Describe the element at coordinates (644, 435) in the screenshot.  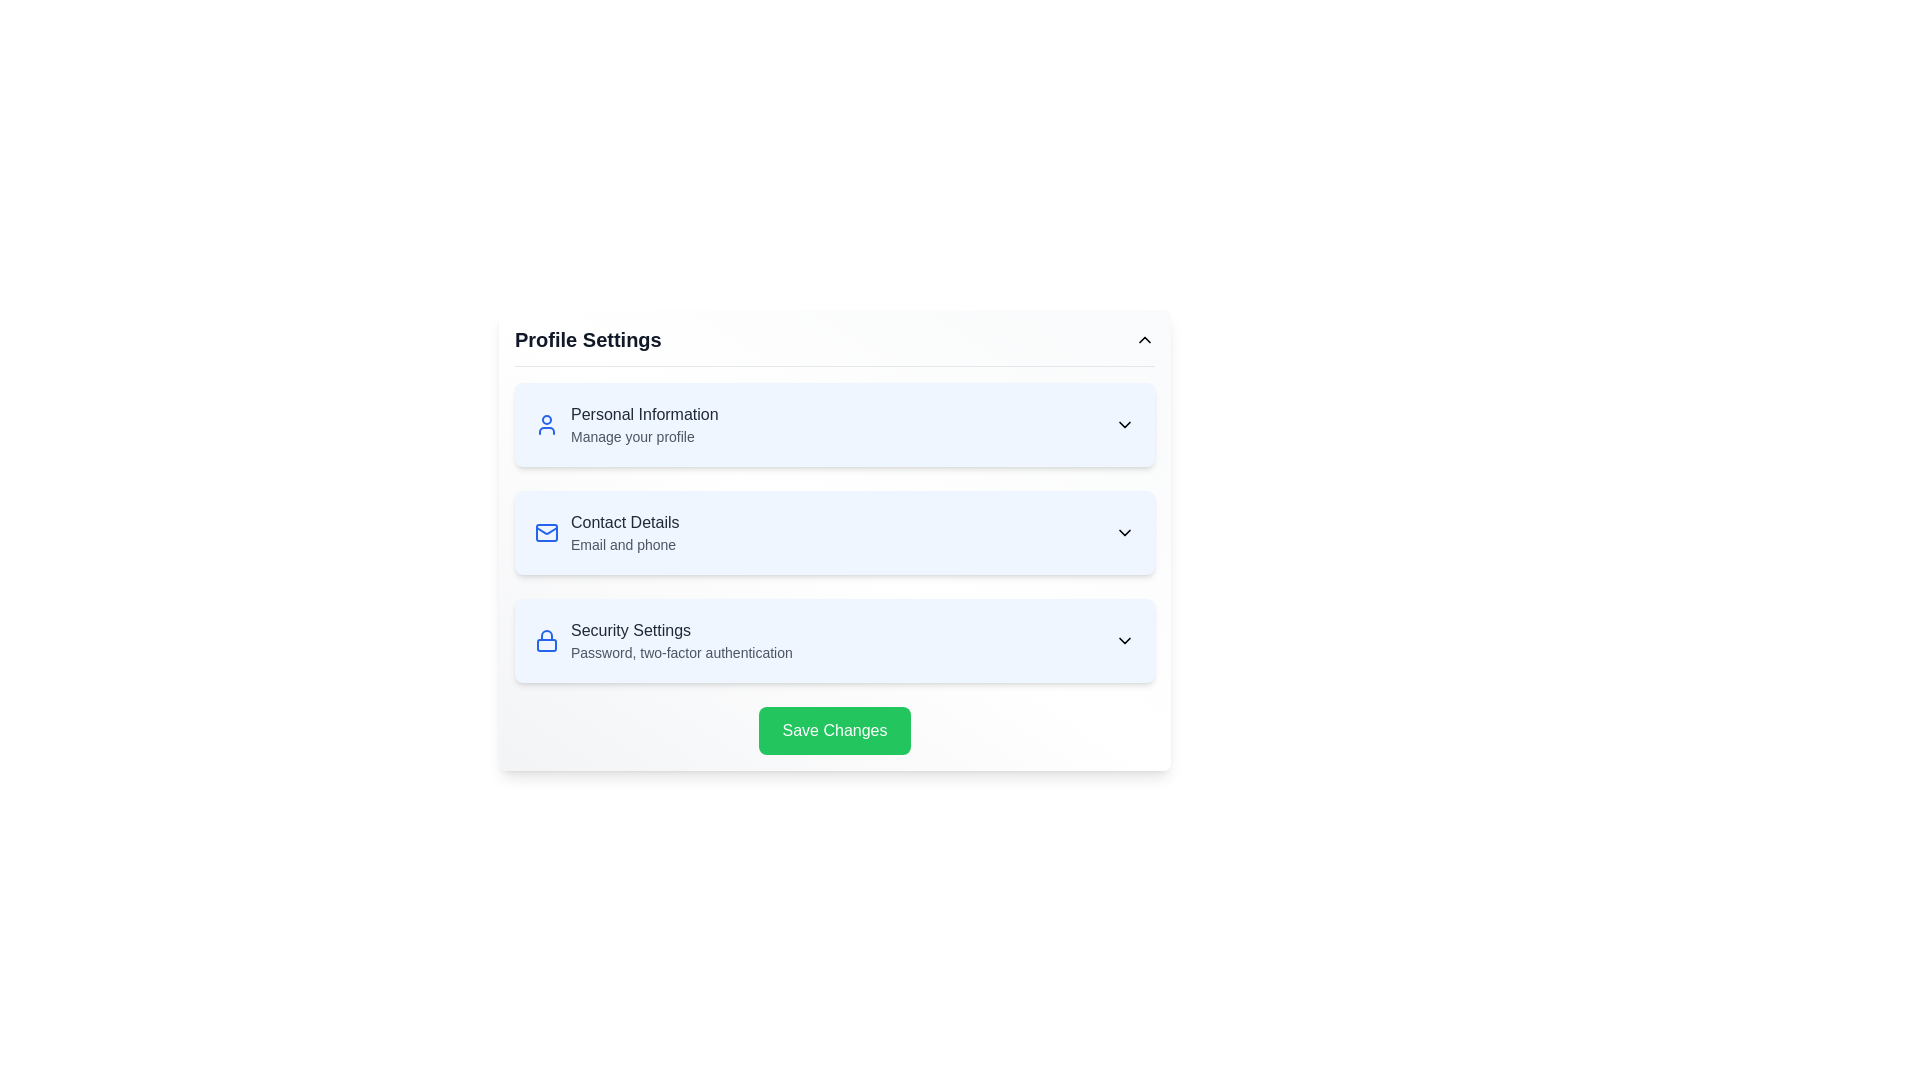
I see `the static text label stating 'Manage your profile' which is located beneath the heading 'Personal Information'` at that location.